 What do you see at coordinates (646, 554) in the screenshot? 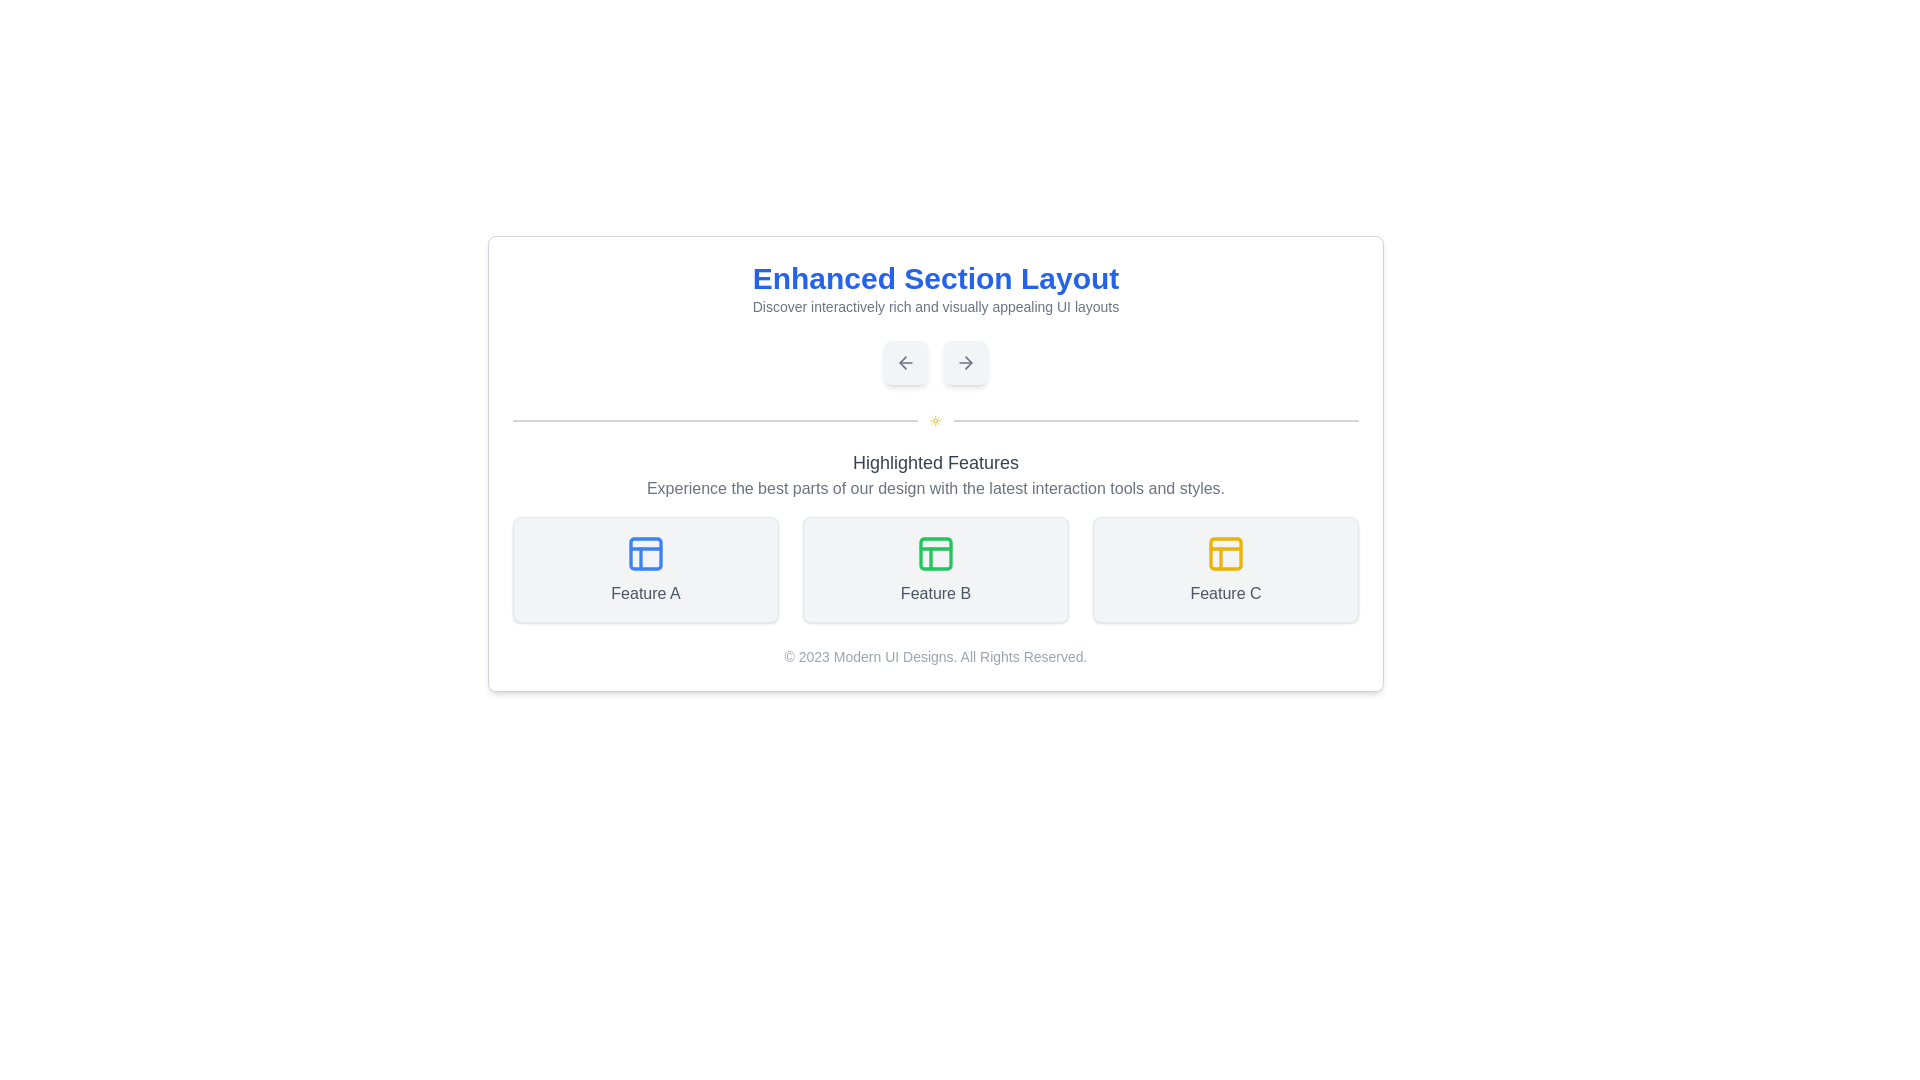
I see `the decorative rectangular shape with rounded corners located within the 'Feature A' card in the lower-left section of the interface` at bounding box center [646, 554].